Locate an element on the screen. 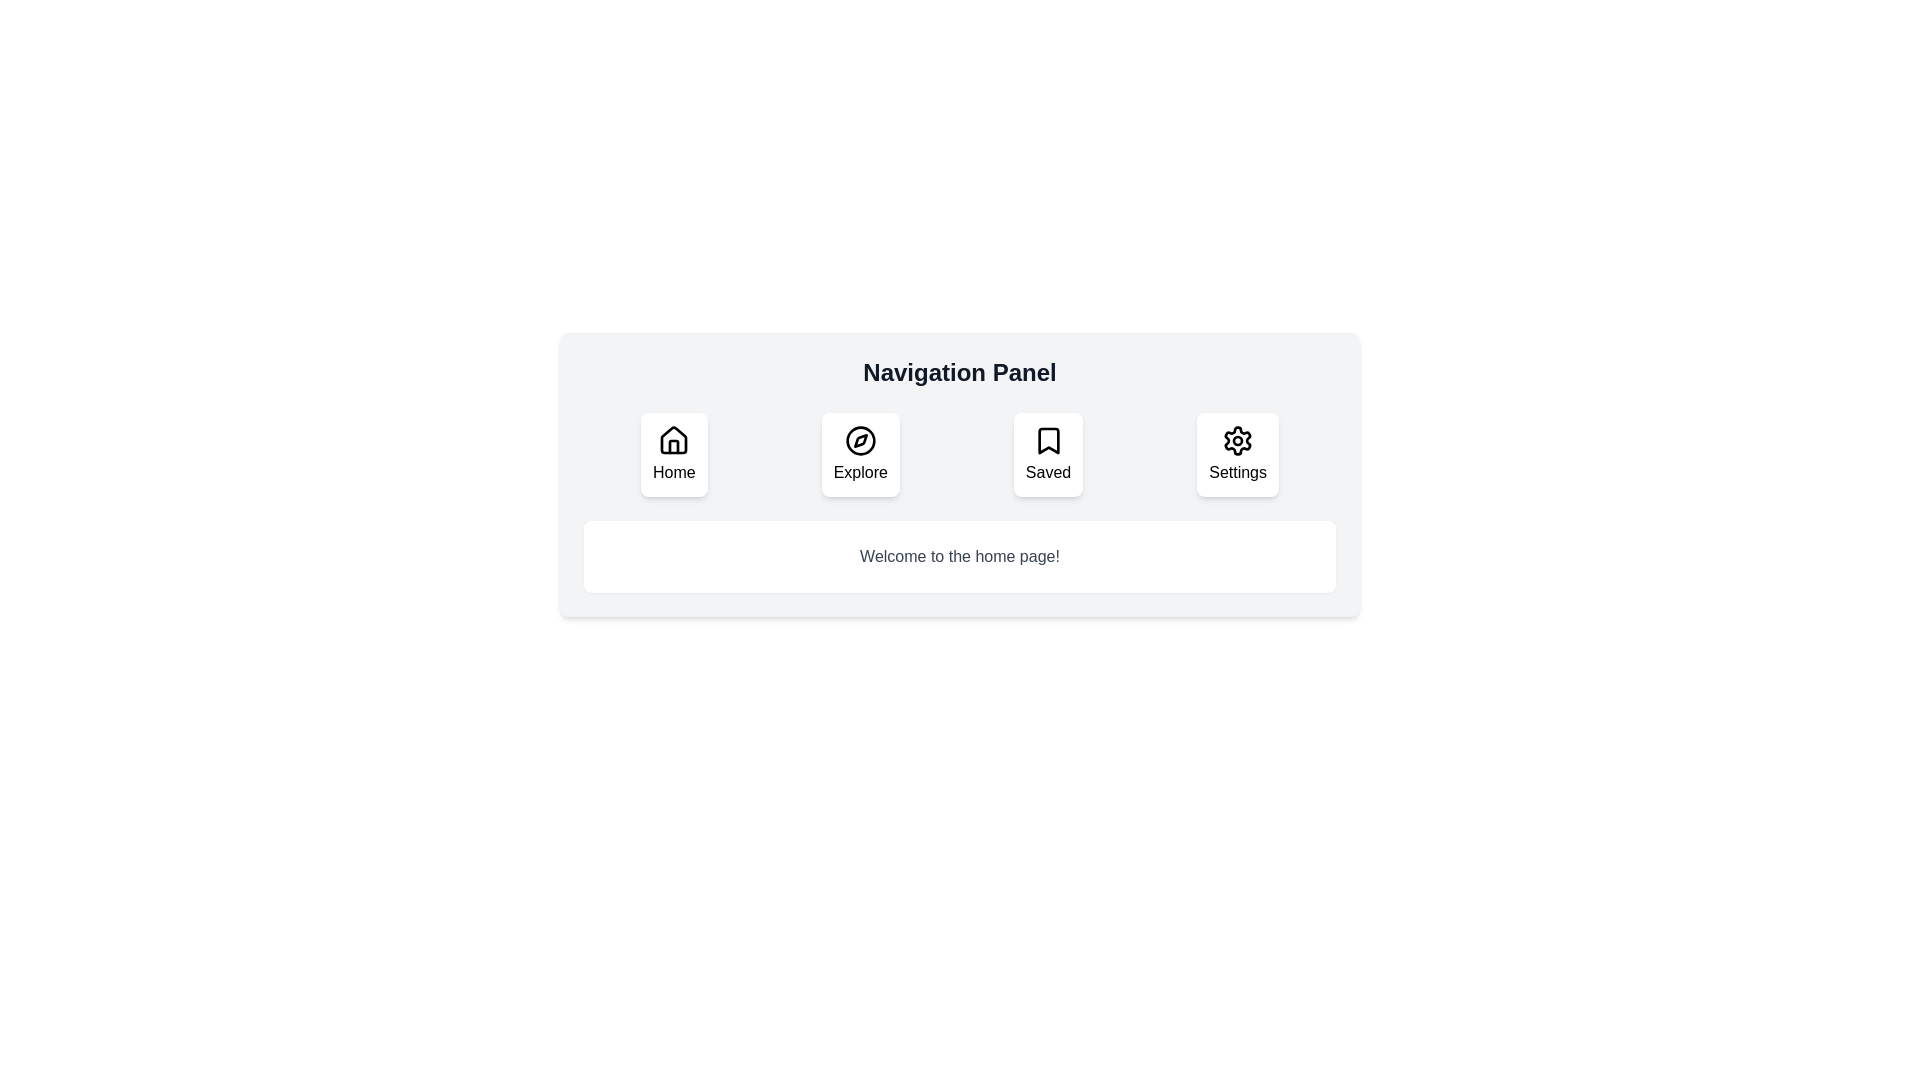  the house icon located on the top-left of the navigation panel is located at coordinates (673, 438).